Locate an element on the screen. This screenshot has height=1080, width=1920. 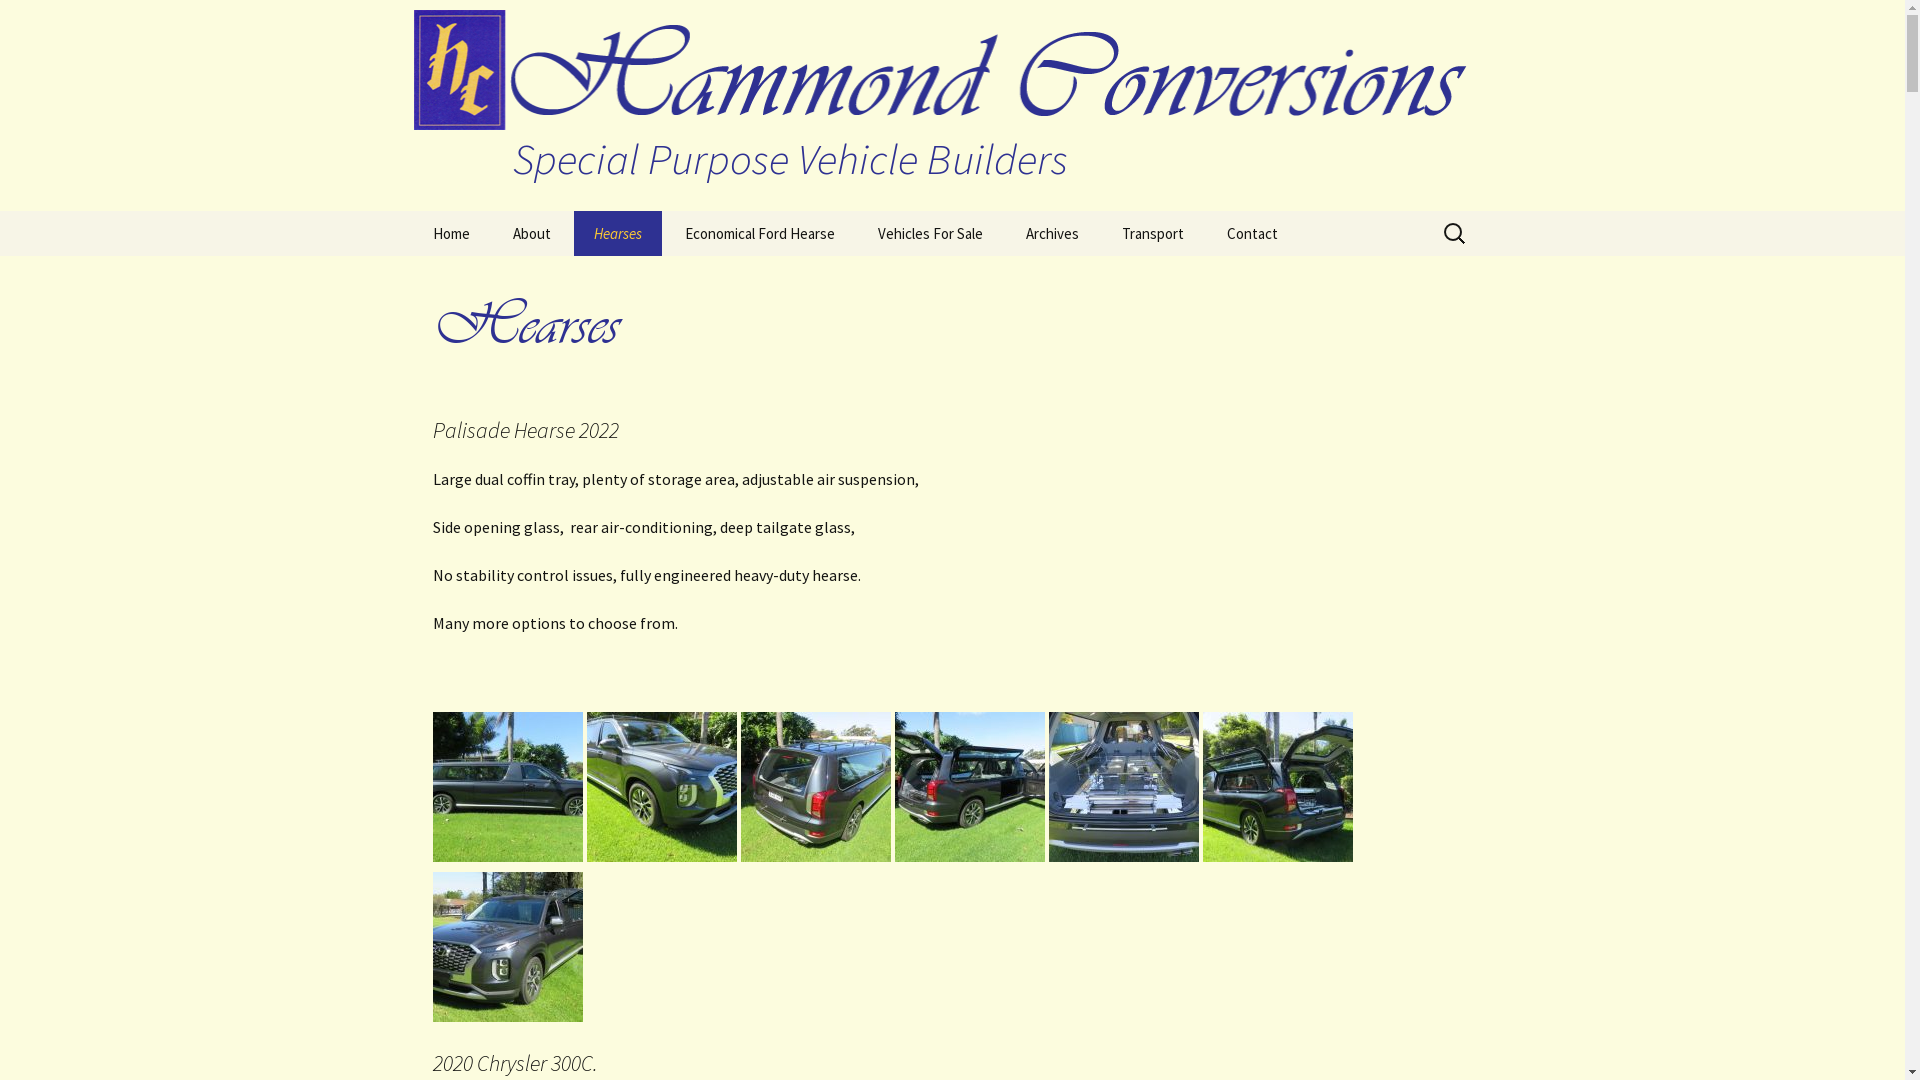
'About' is located at coordinates (531, 232).